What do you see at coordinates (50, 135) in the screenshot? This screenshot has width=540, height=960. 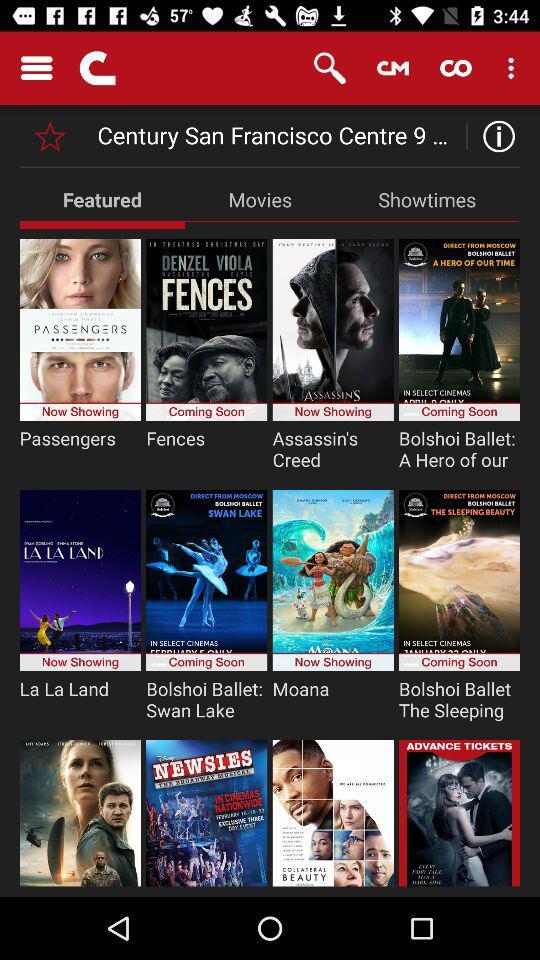 I see `favorite` at bounding box center [50, 135].